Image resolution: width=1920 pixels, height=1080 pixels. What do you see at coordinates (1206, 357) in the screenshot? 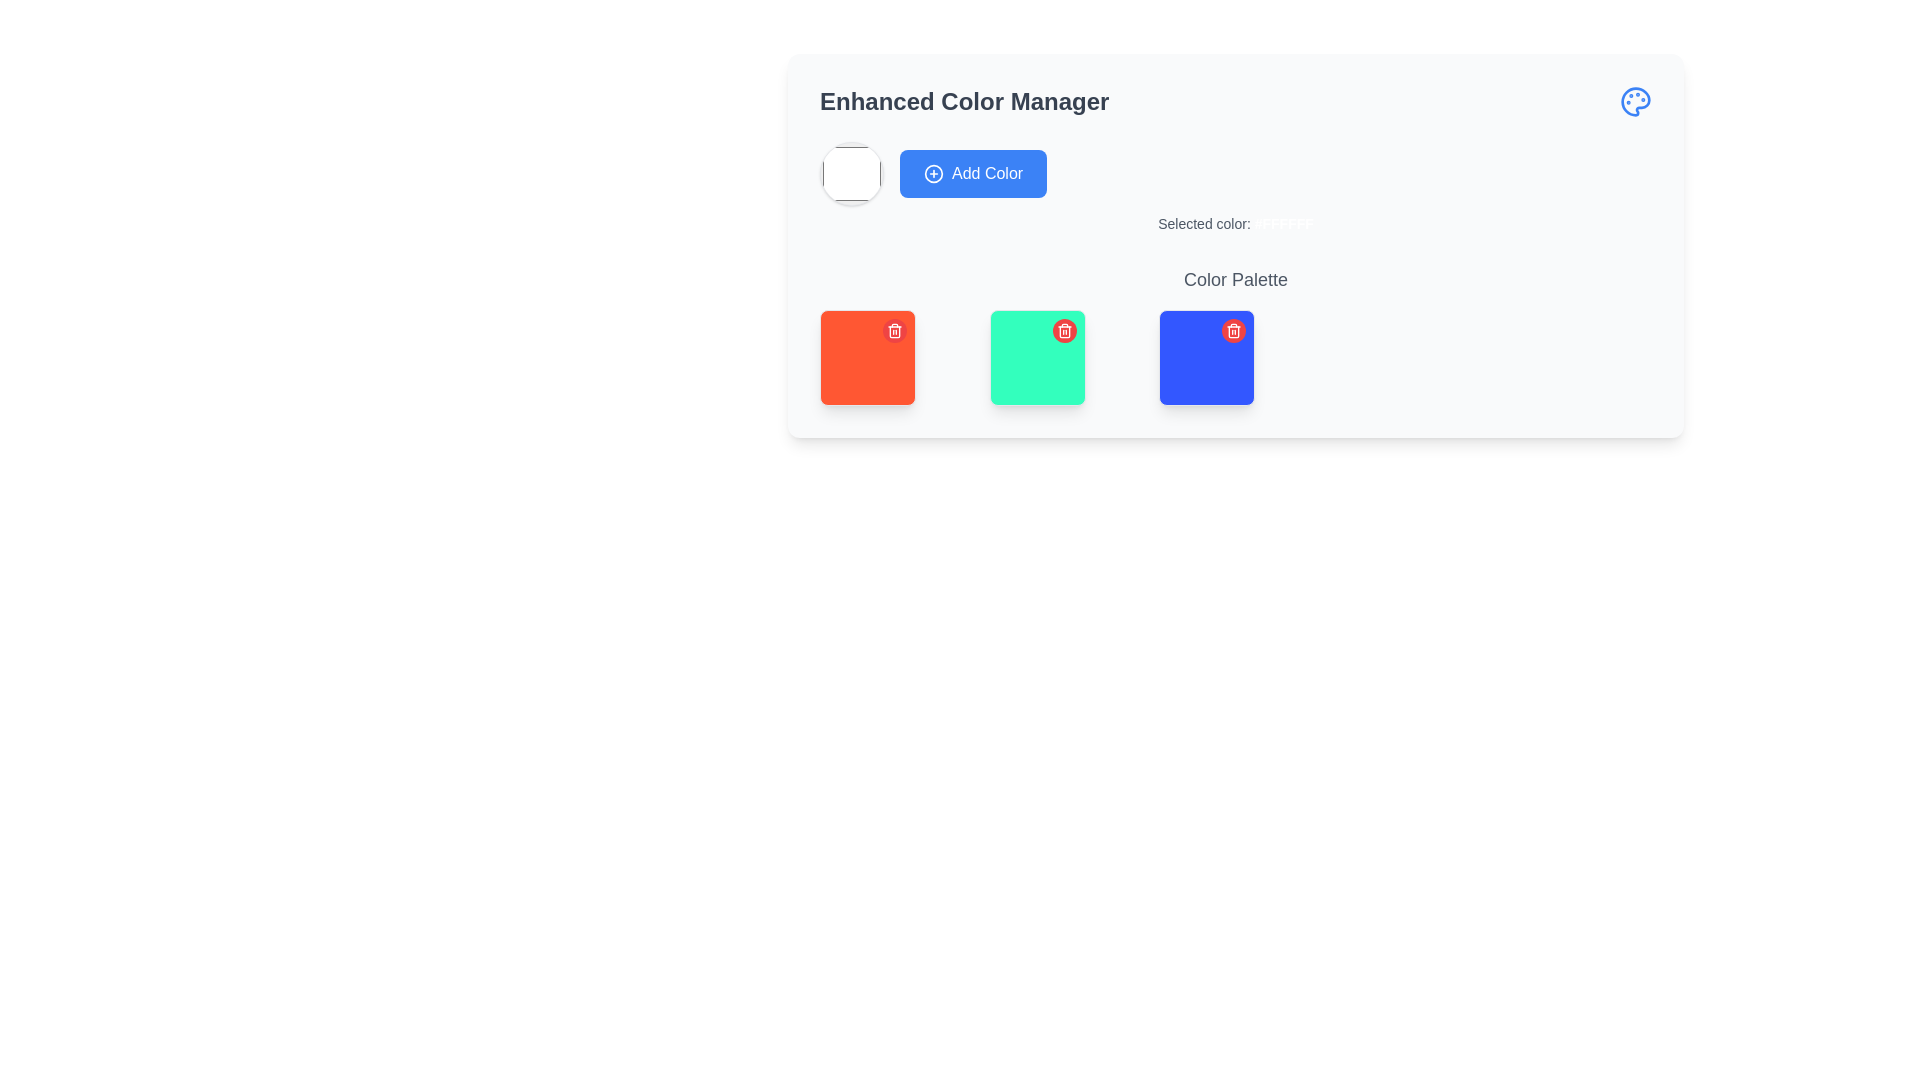
I see `the blue squared Color card with rounded corners in the Color Palette grid` at bounding box center [1206, 357].